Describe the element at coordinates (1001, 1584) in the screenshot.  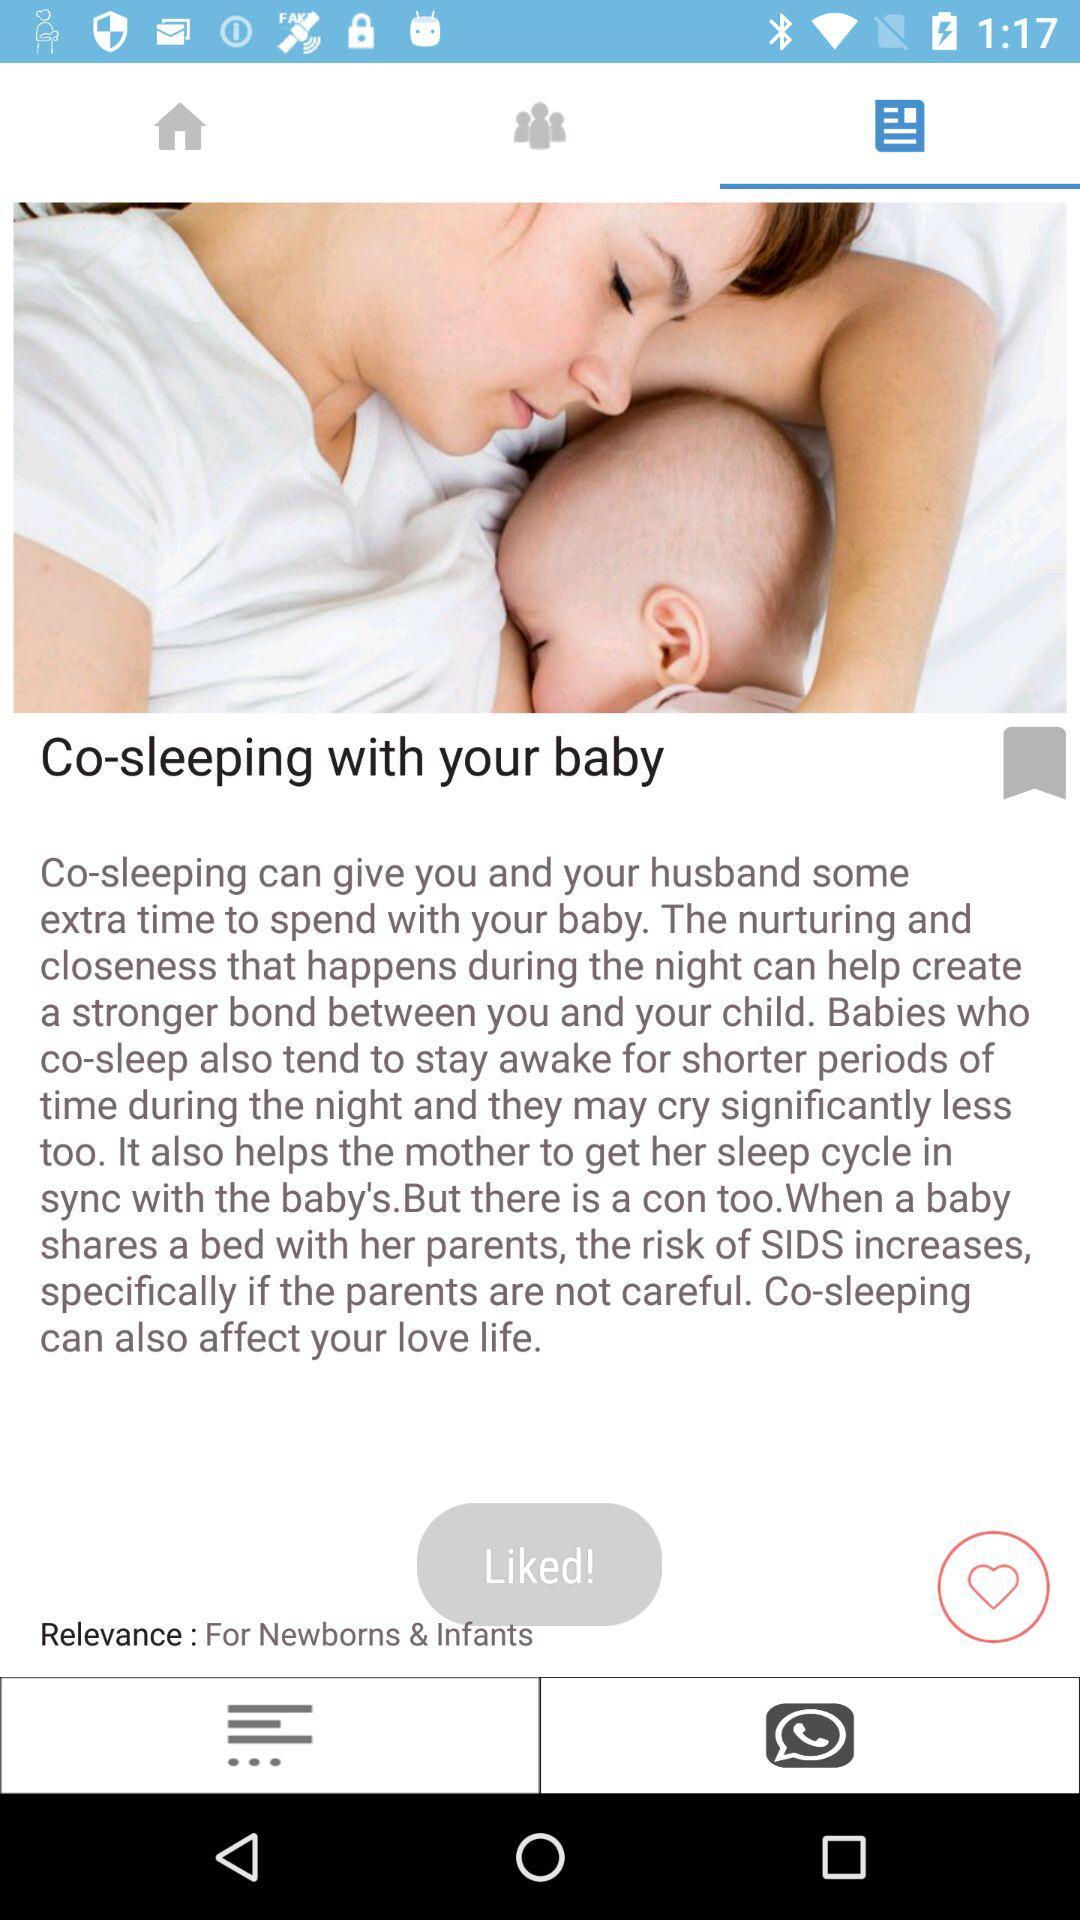
I see `like article` at that location.